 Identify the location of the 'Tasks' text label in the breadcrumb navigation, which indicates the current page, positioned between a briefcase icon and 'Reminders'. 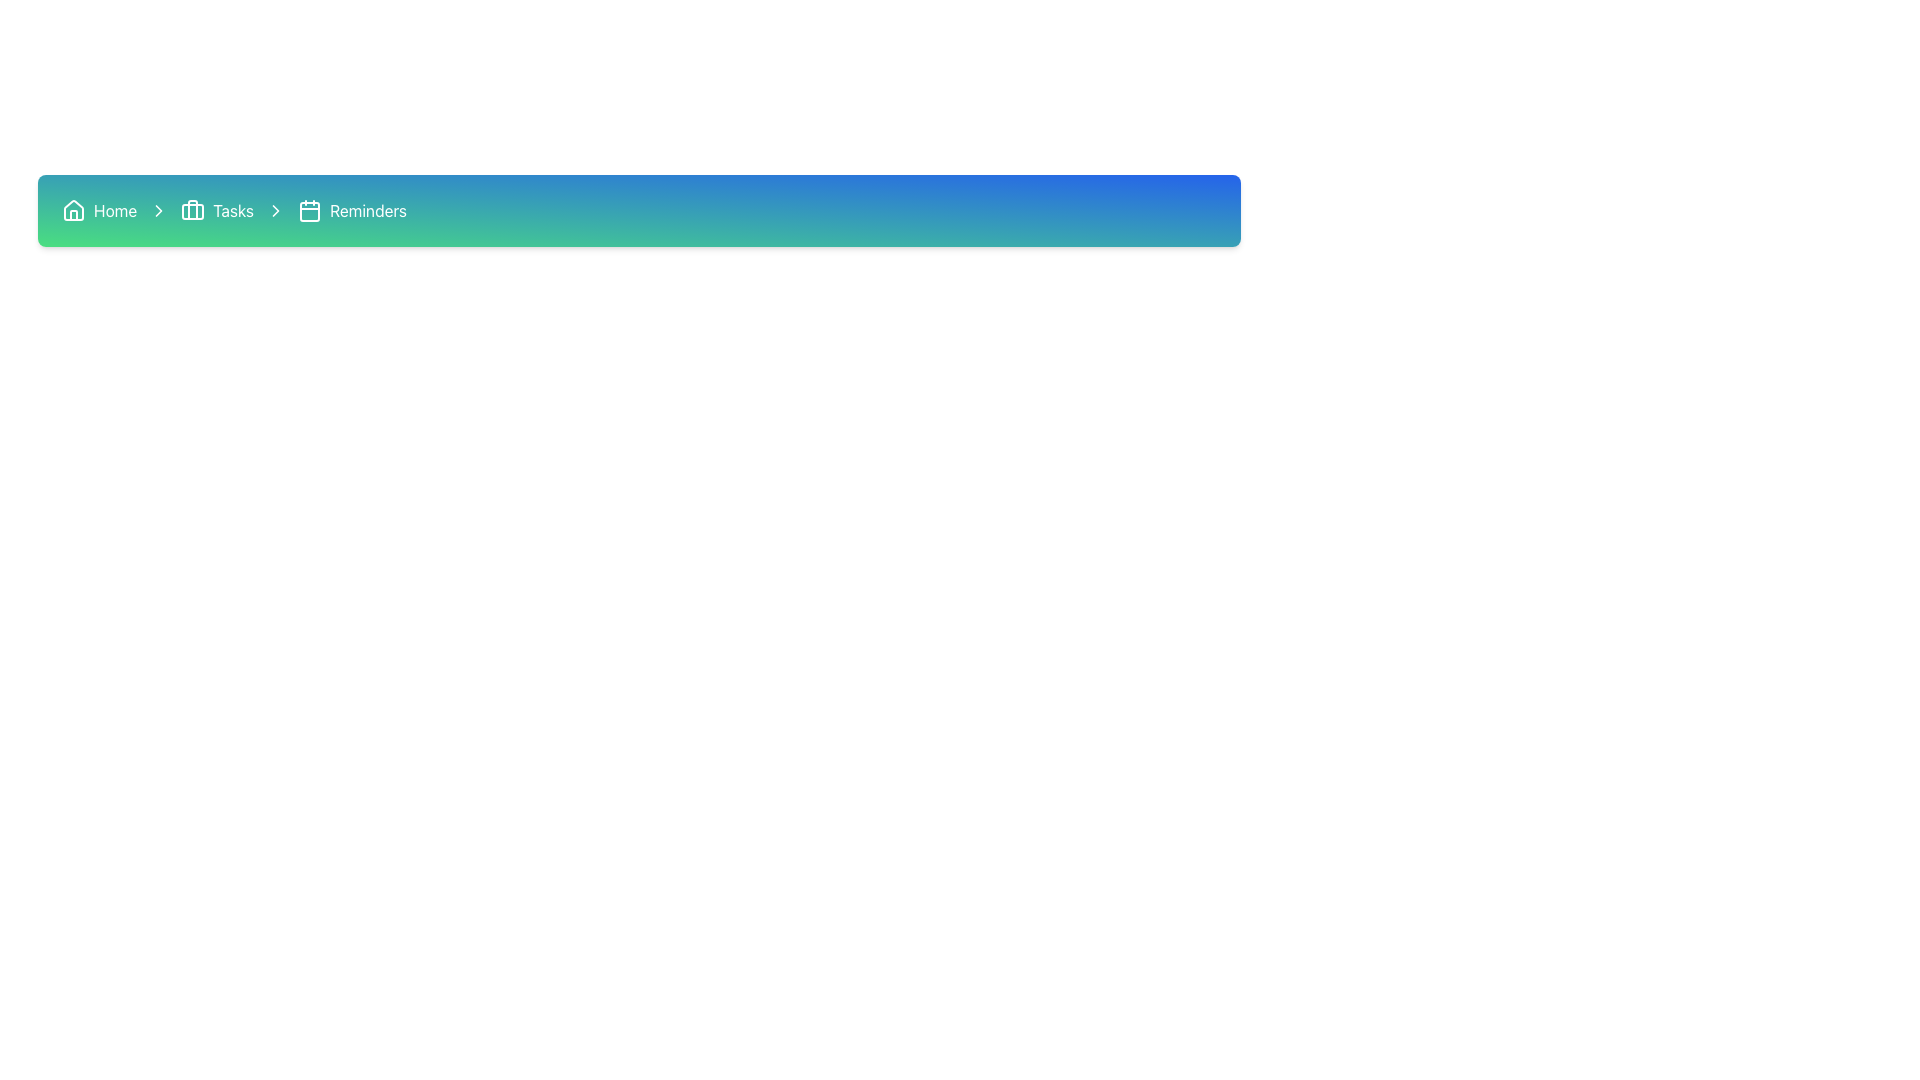
(233, 211).